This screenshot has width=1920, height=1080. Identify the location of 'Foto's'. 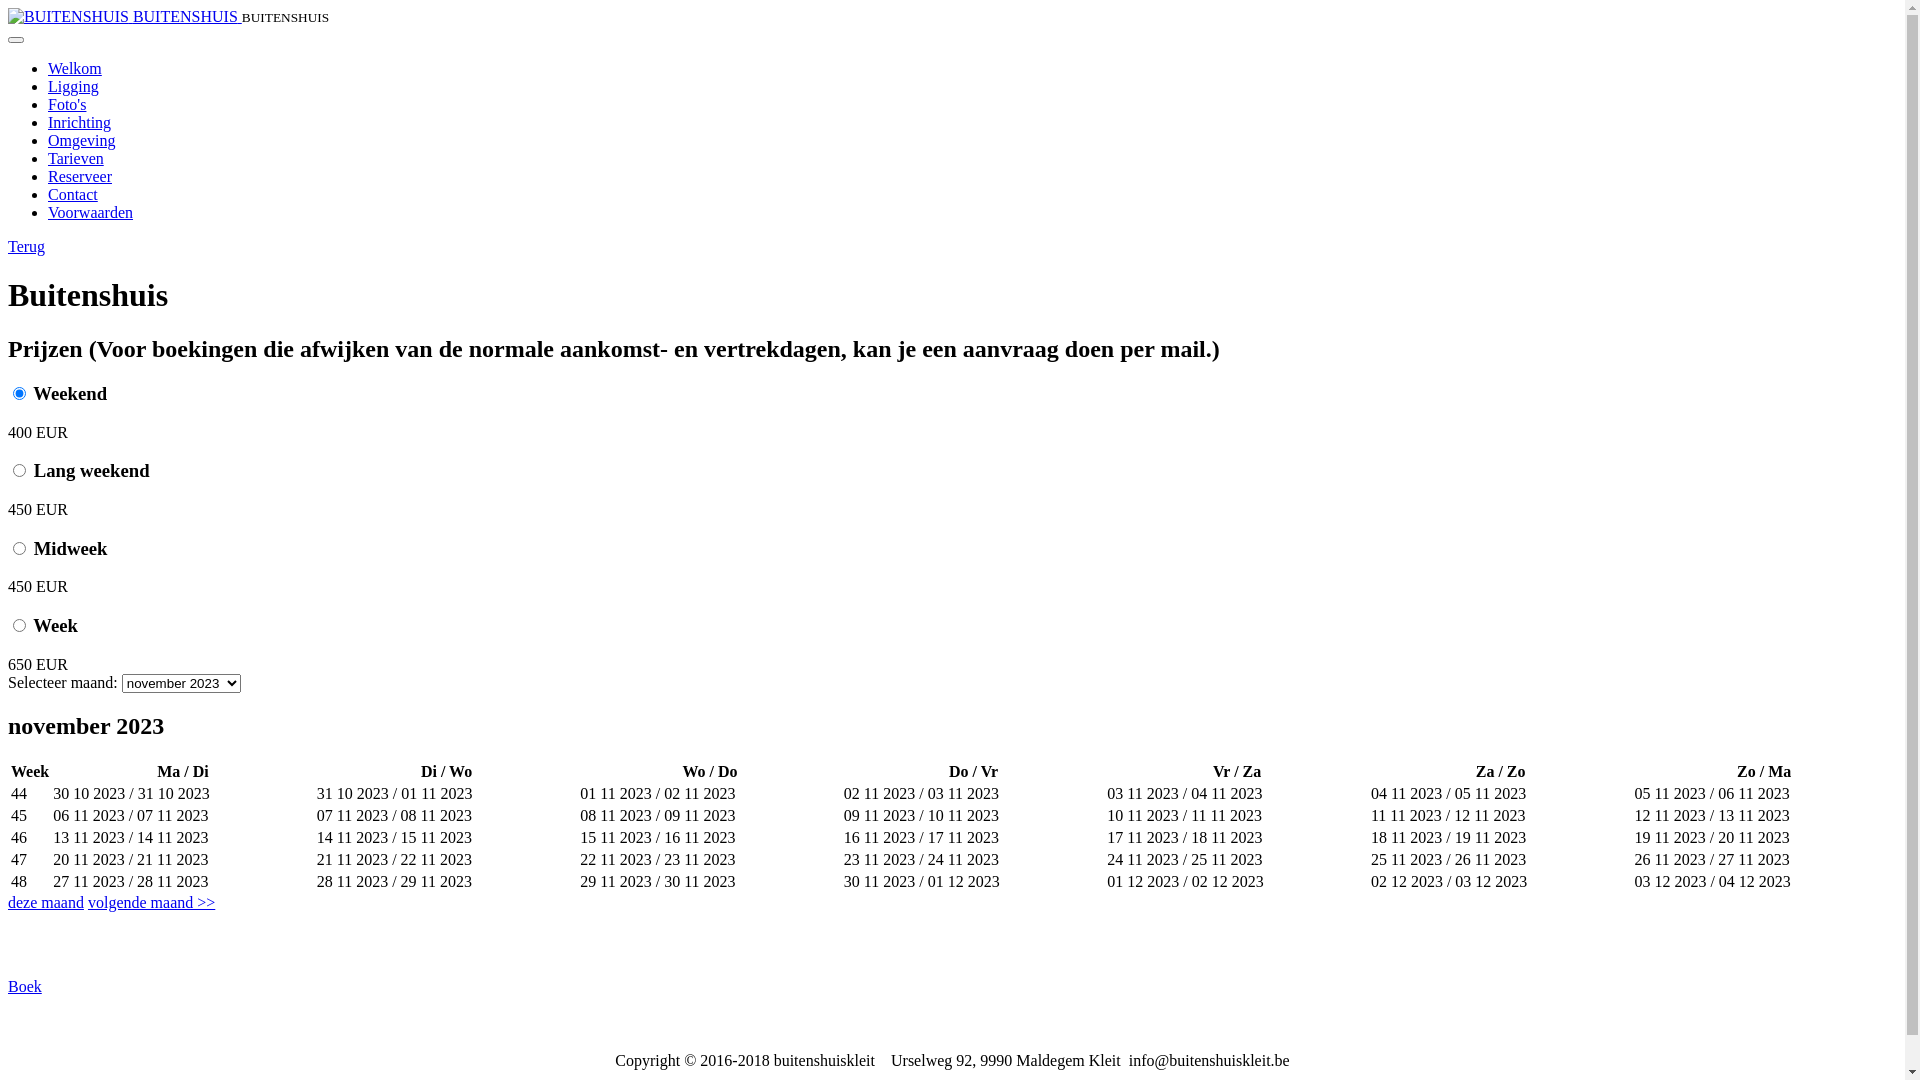
(67, 104).